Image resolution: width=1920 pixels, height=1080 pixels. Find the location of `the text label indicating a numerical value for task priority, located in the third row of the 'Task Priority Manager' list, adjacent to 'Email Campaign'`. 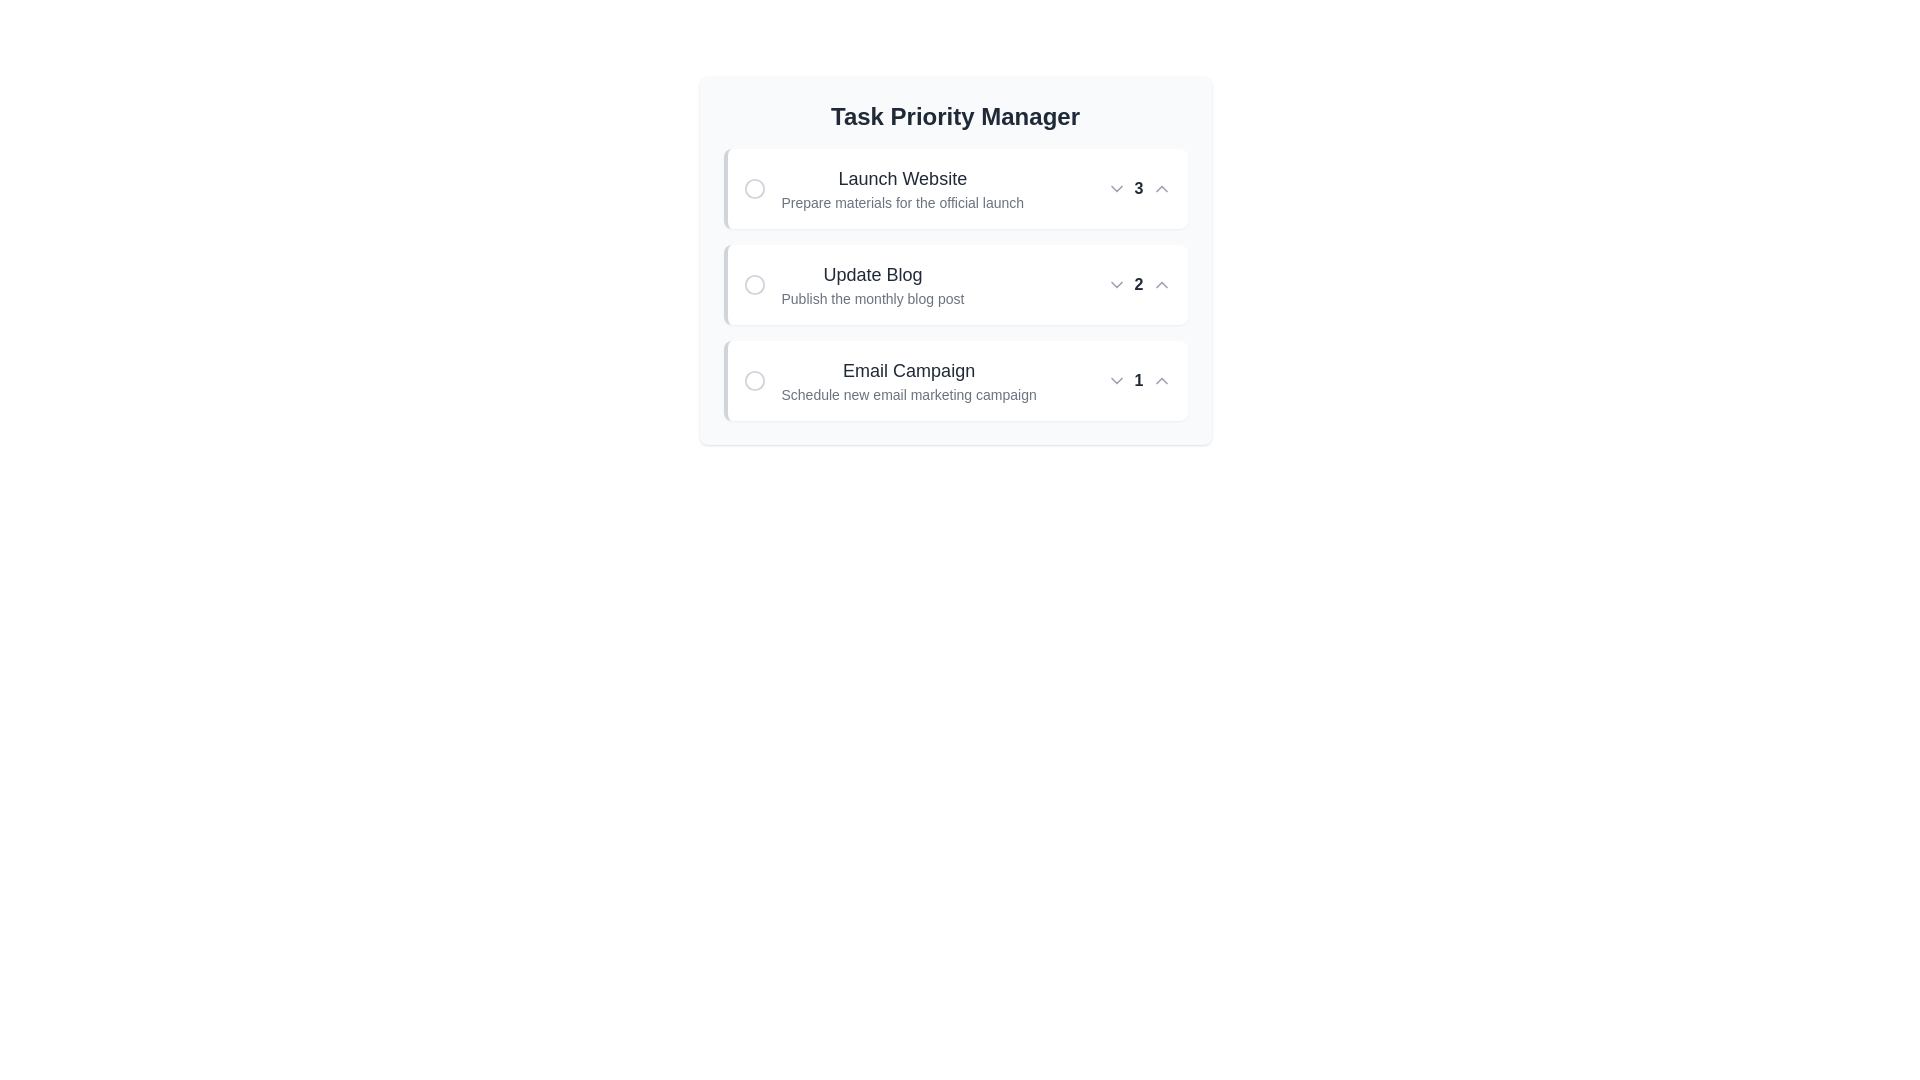

the text label indicating a numerical value for task priority, located in the third row of the 'Task Priority Manager' list, adjacent to 'Email Campaign' is located at coordinates (1139, 381).